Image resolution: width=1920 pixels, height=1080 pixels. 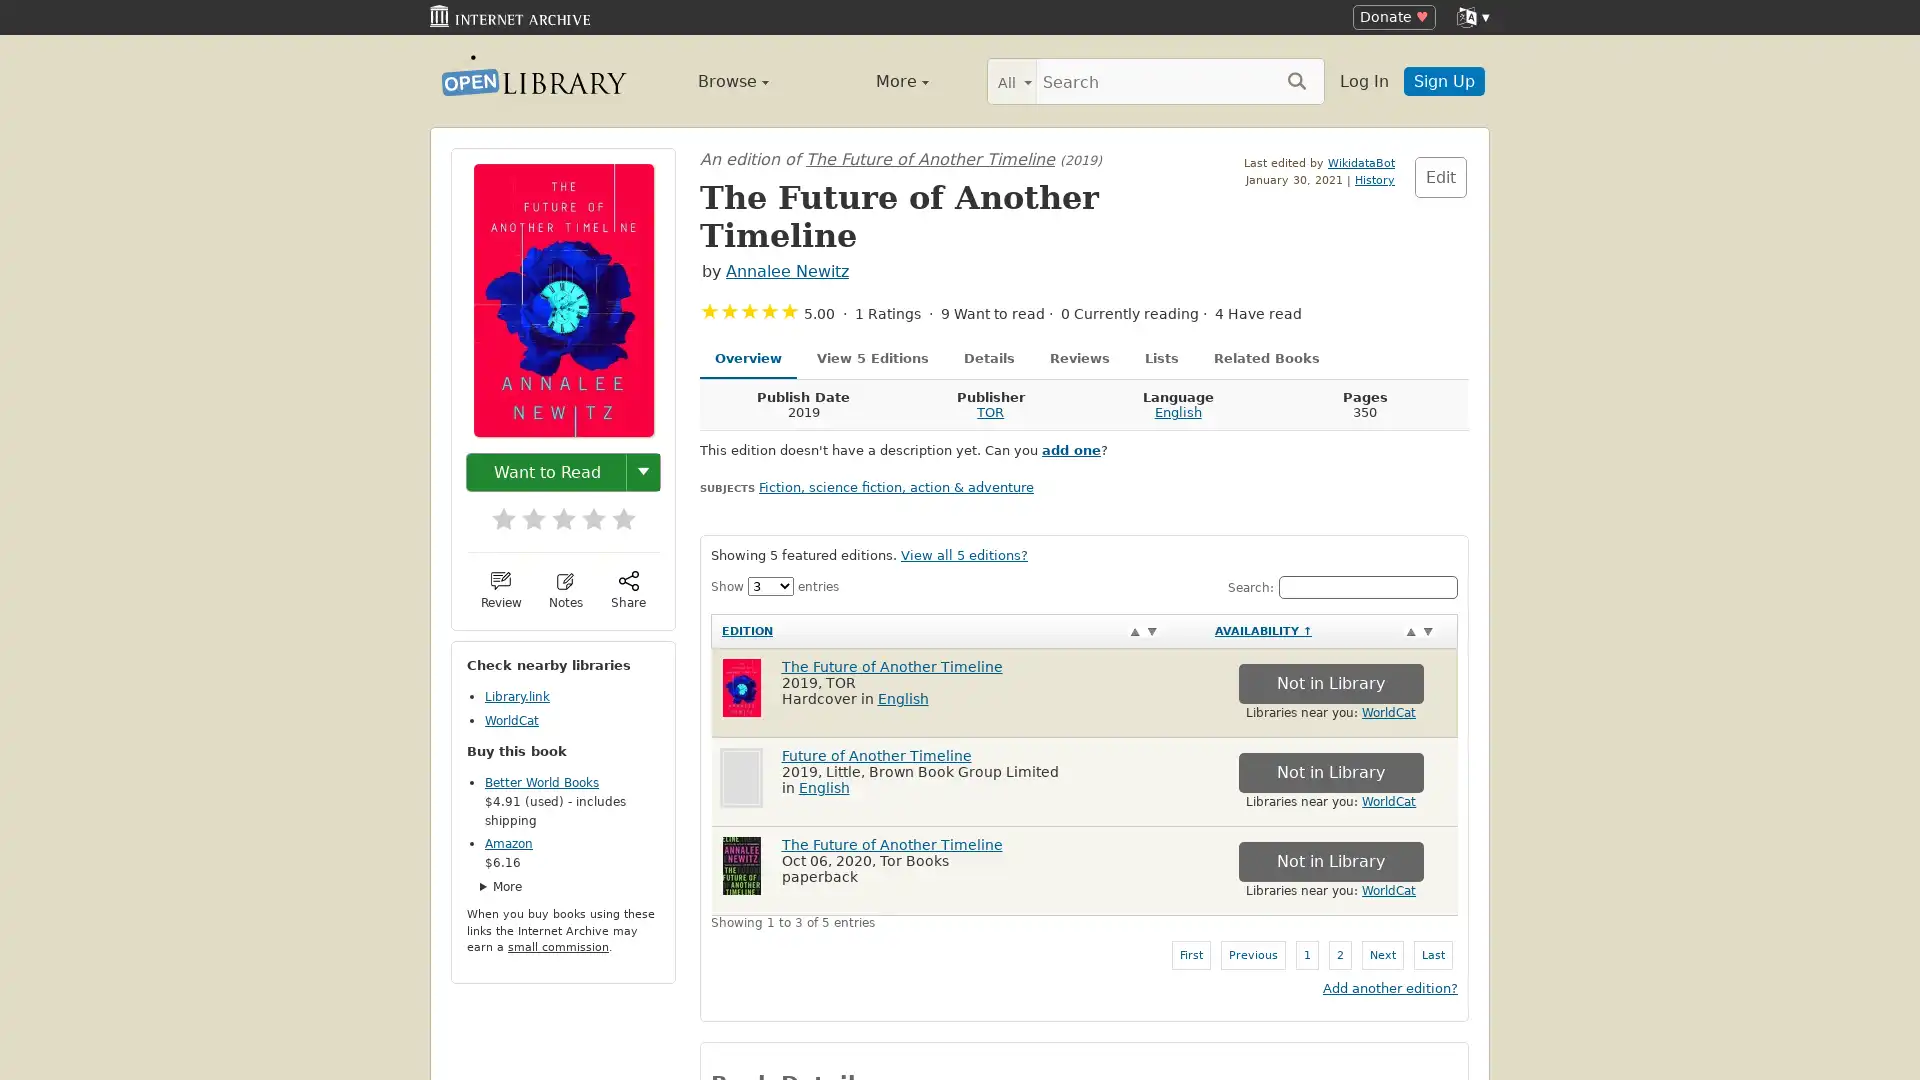 I want to click on 5, so click(x=613, y=511).